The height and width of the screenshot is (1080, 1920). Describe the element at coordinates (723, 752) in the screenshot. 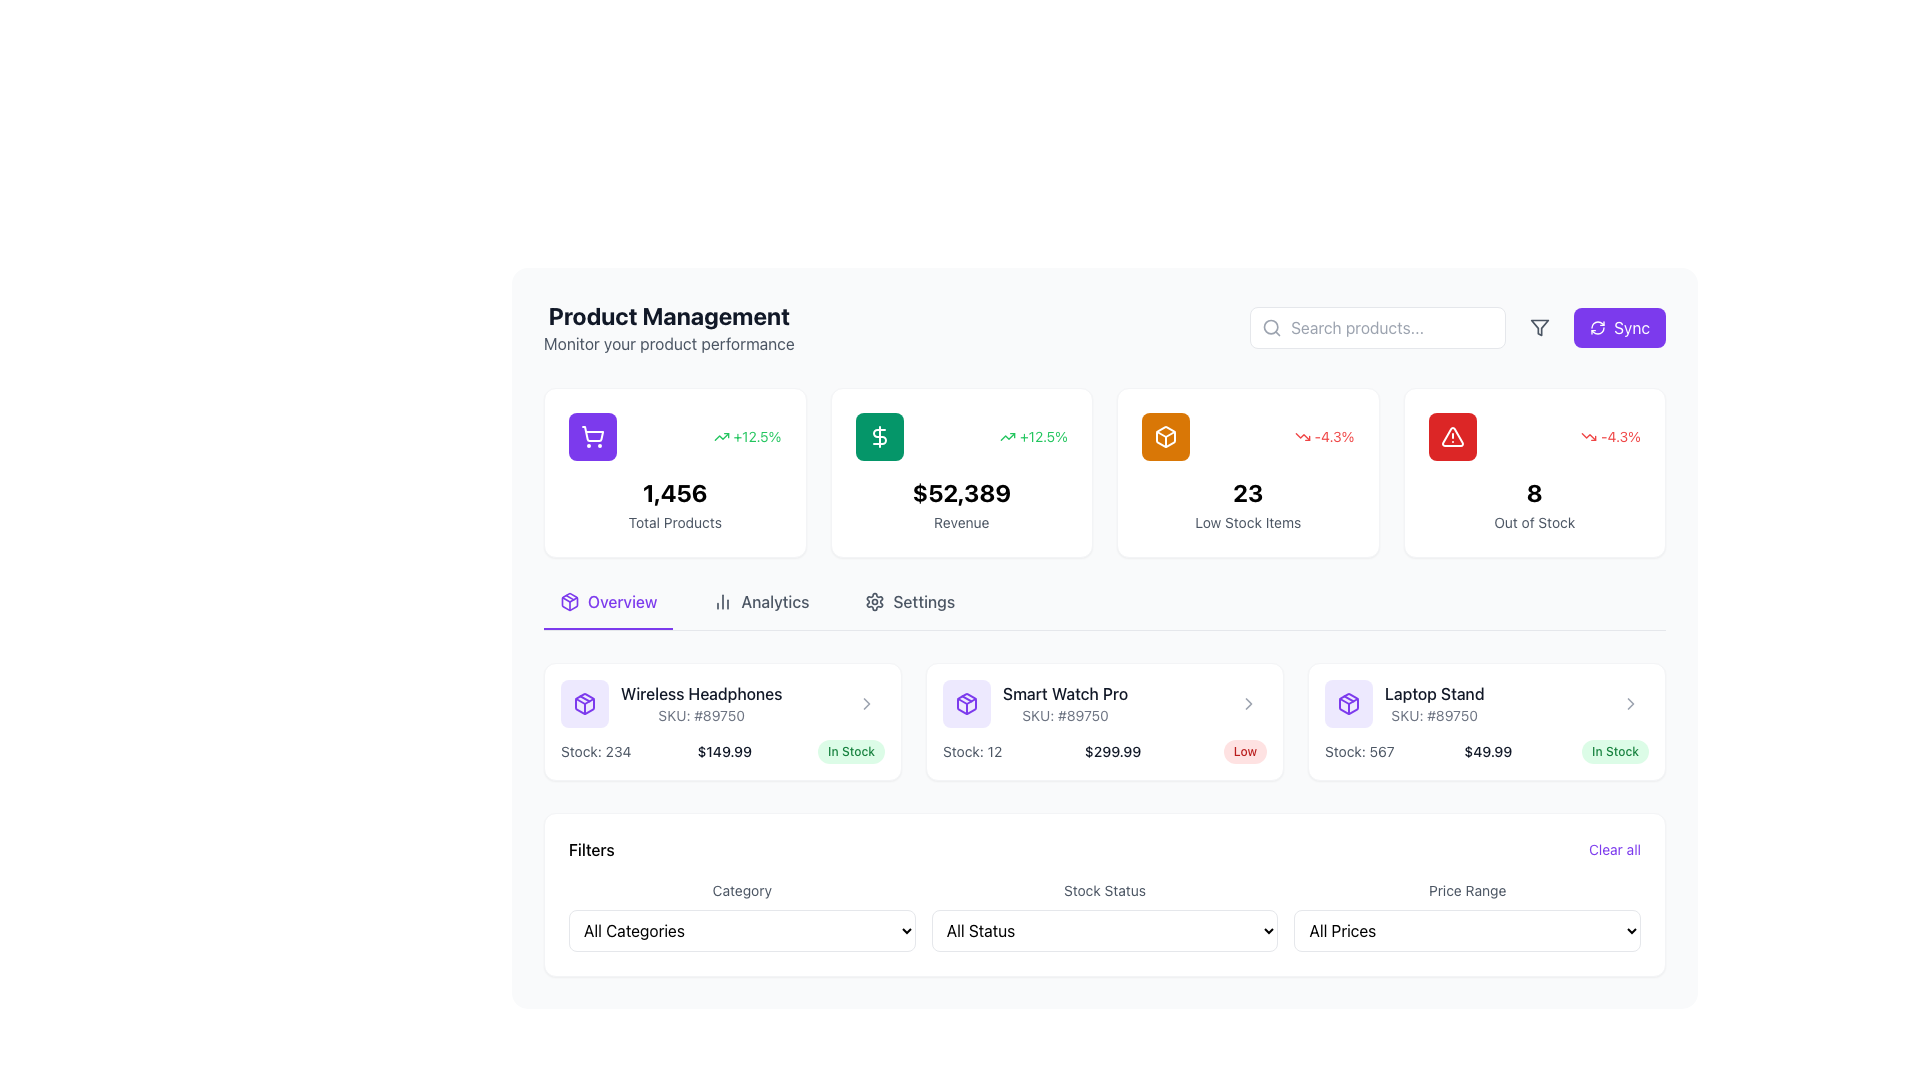

I see `the static text label displaying the price '$149.99' that is located within the 'Wireless Headphones' card, centered below the 'Stock: 234' label` at that location.